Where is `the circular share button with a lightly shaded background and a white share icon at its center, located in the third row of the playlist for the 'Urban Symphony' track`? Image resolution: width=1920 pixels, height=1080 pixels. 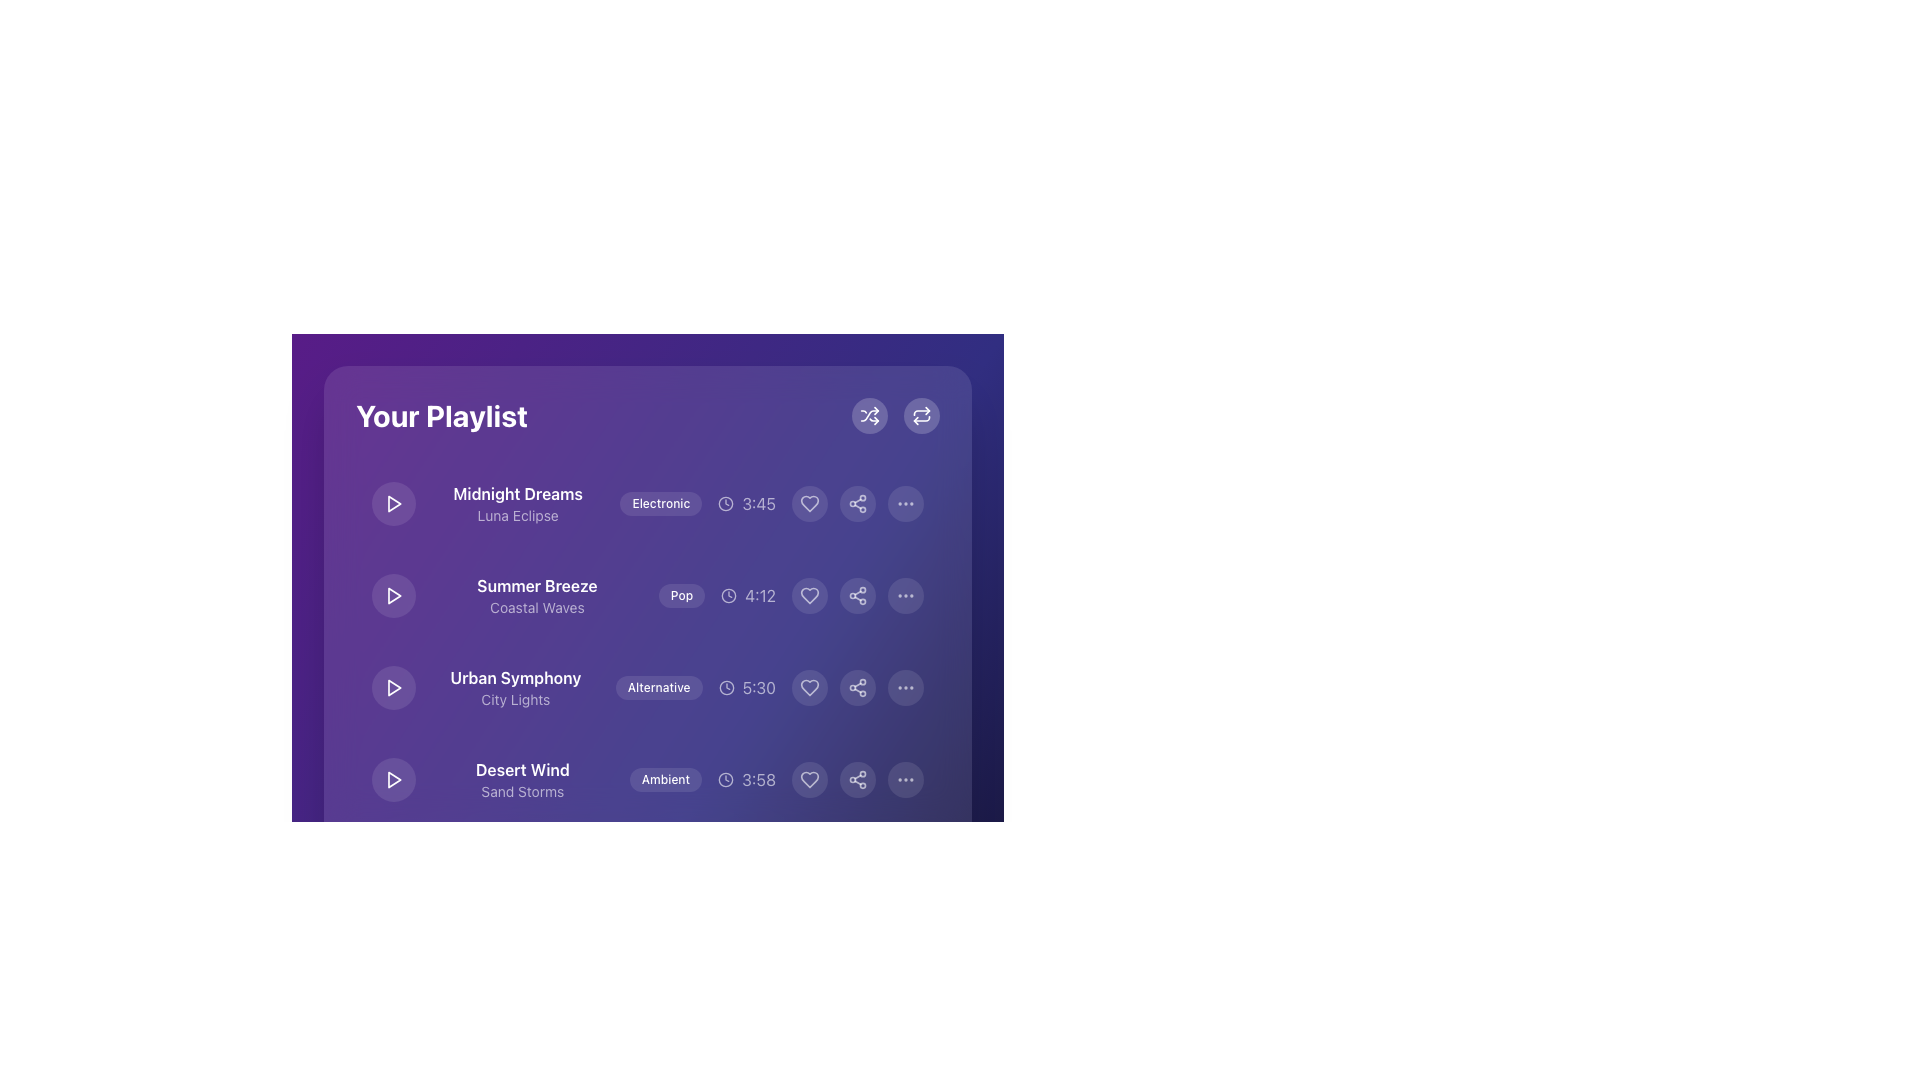 the circular share button with a lightly shaded background and a white share icon at its center, located in the third row of the playlist for the 'Urban Symphony' track is located at coordinates (858, 686).